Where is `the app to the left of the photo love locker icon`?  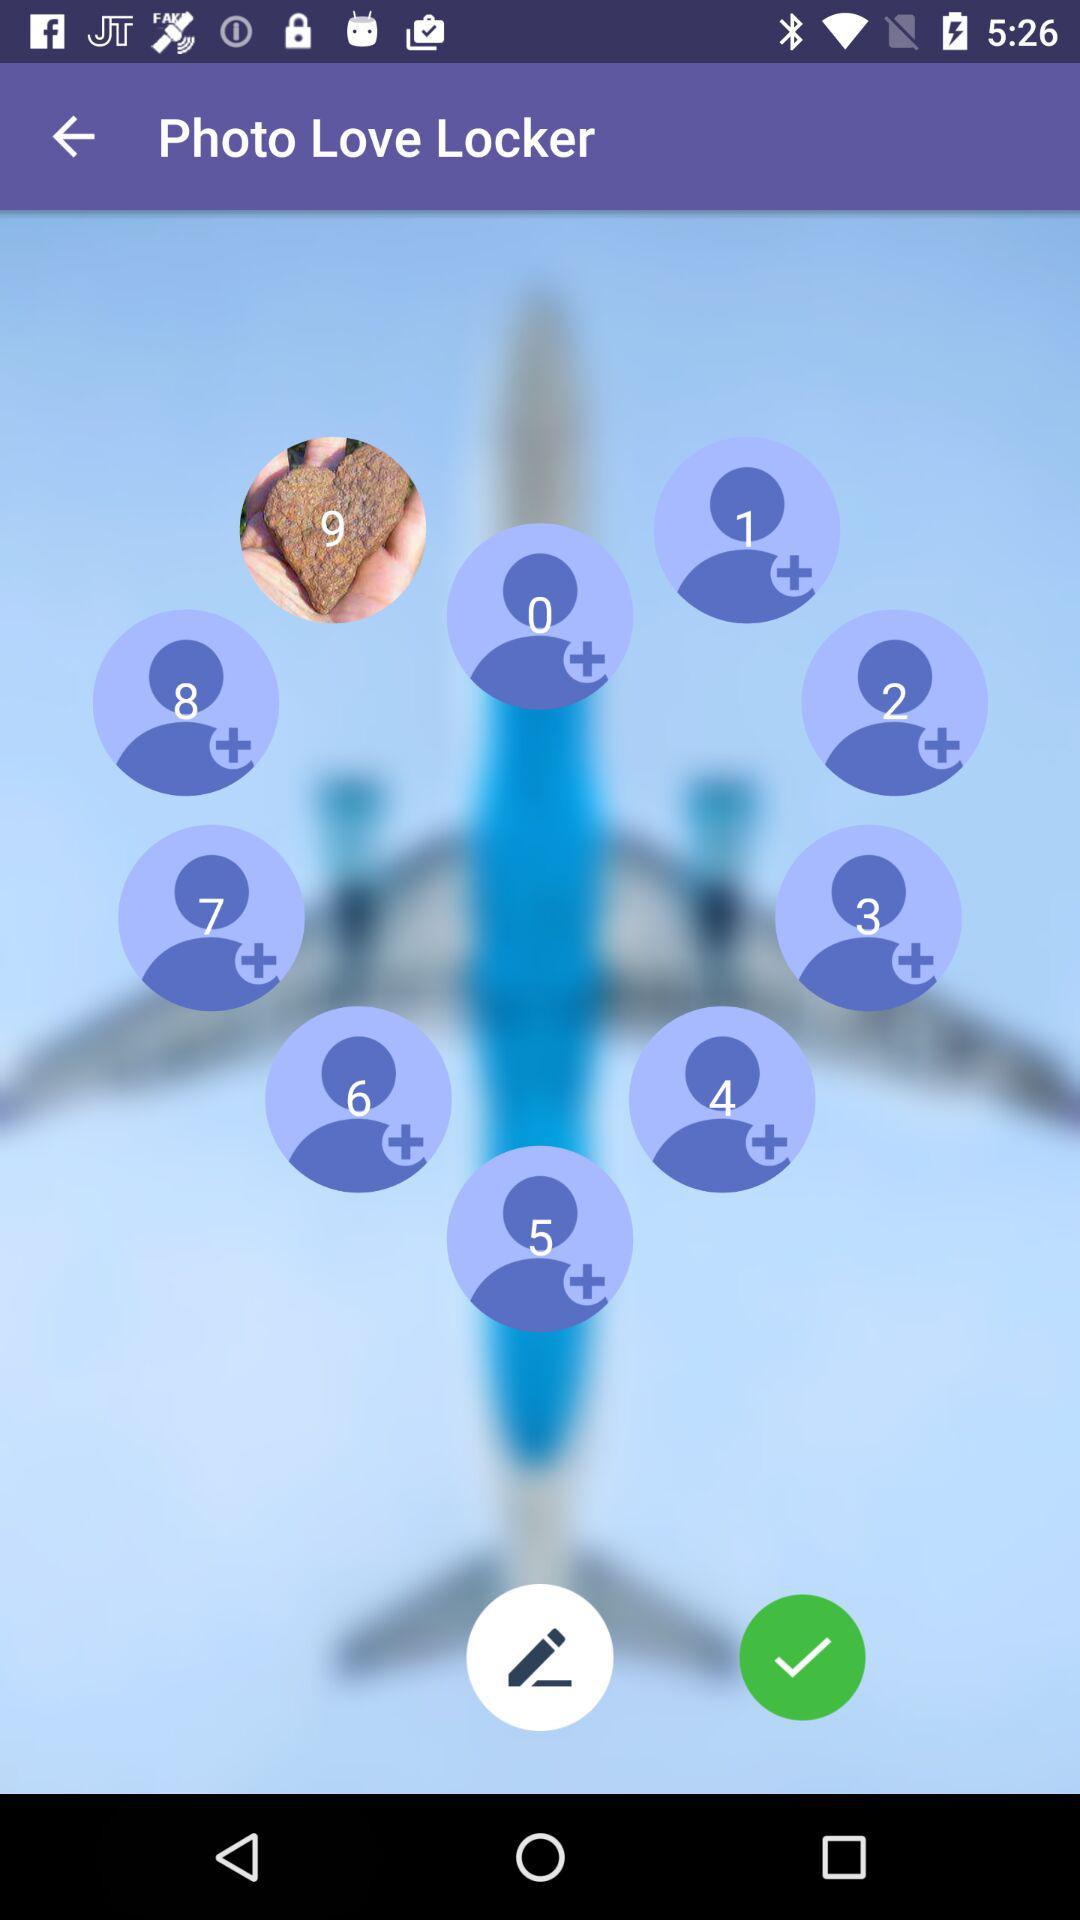
the app to the left of the photo love locker icon is located at coordinates (72, 135).